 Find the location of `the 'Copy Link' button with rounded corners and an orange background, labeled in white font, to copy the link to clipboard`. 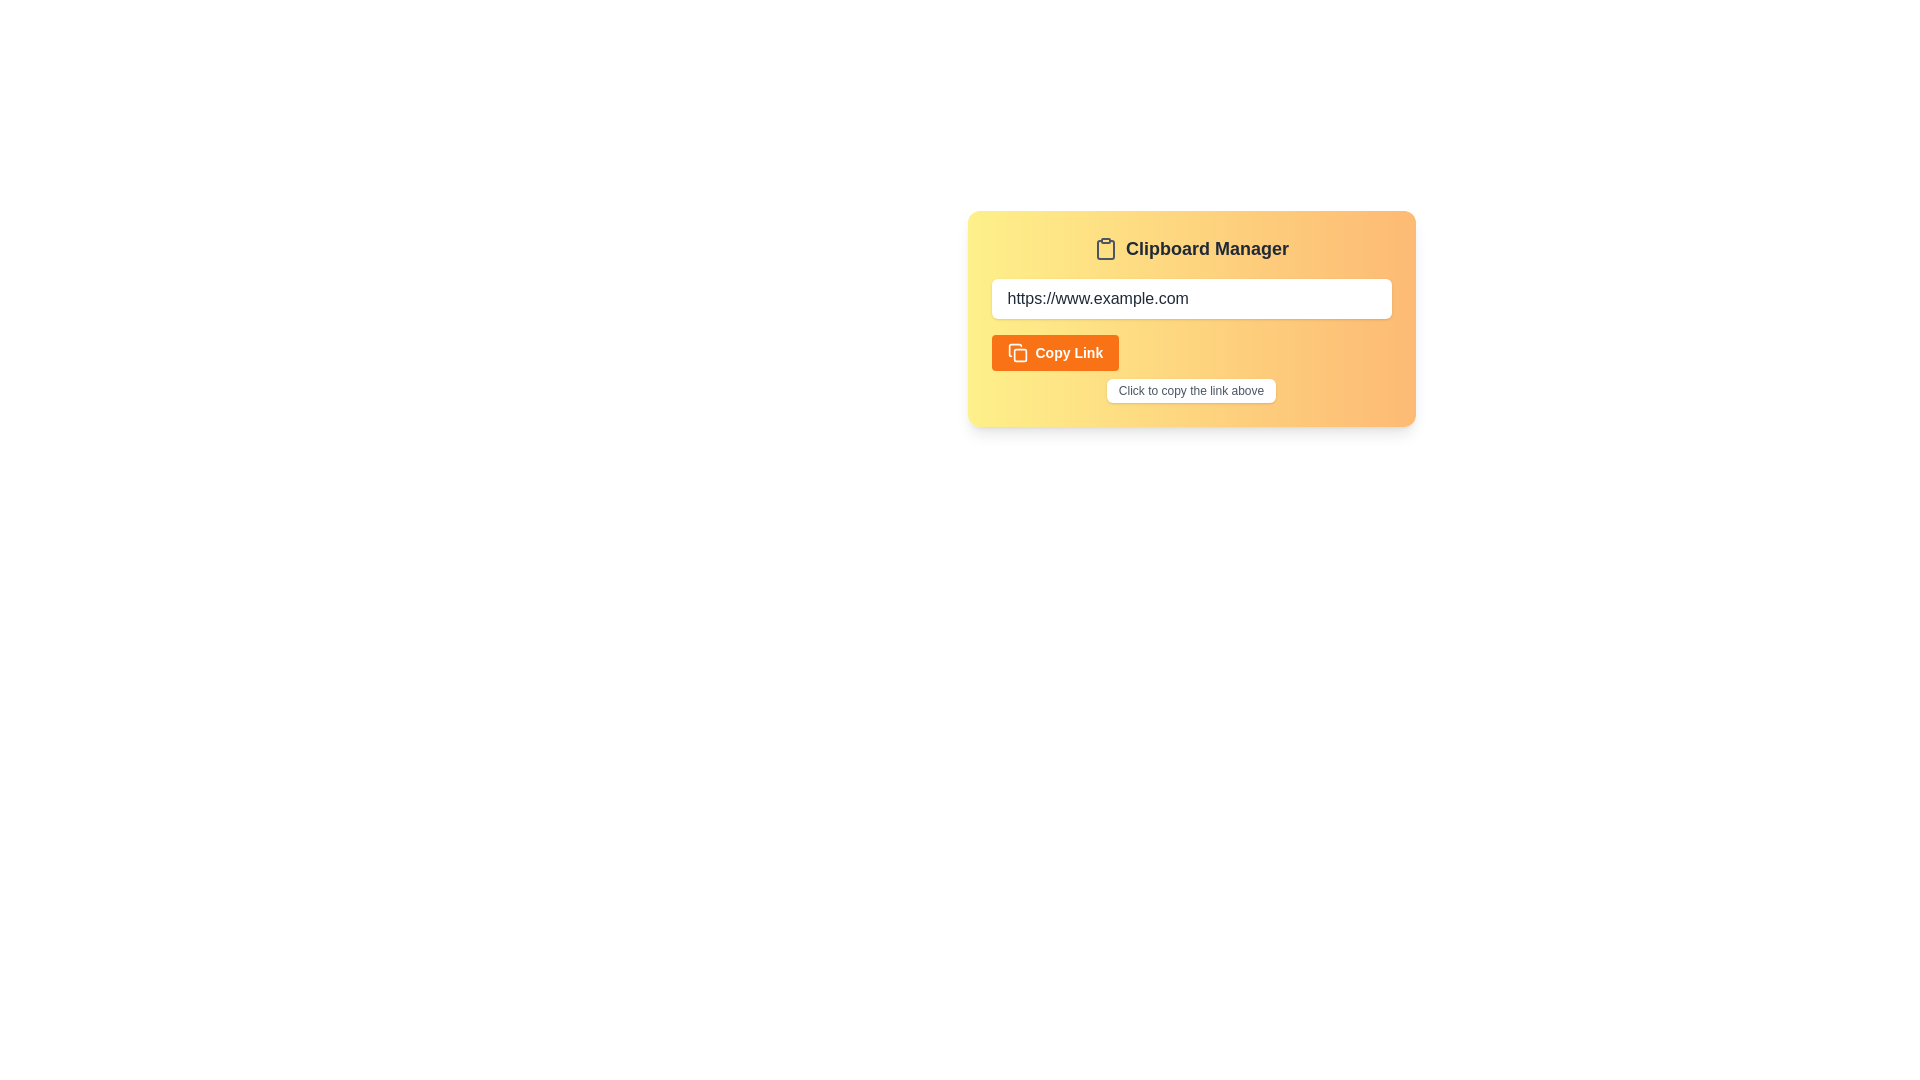

the 'Copy Link' button with rounded corners and an orange background, labeled in white font, to copy the link to clipboard is located at coordinates (1054, 352).